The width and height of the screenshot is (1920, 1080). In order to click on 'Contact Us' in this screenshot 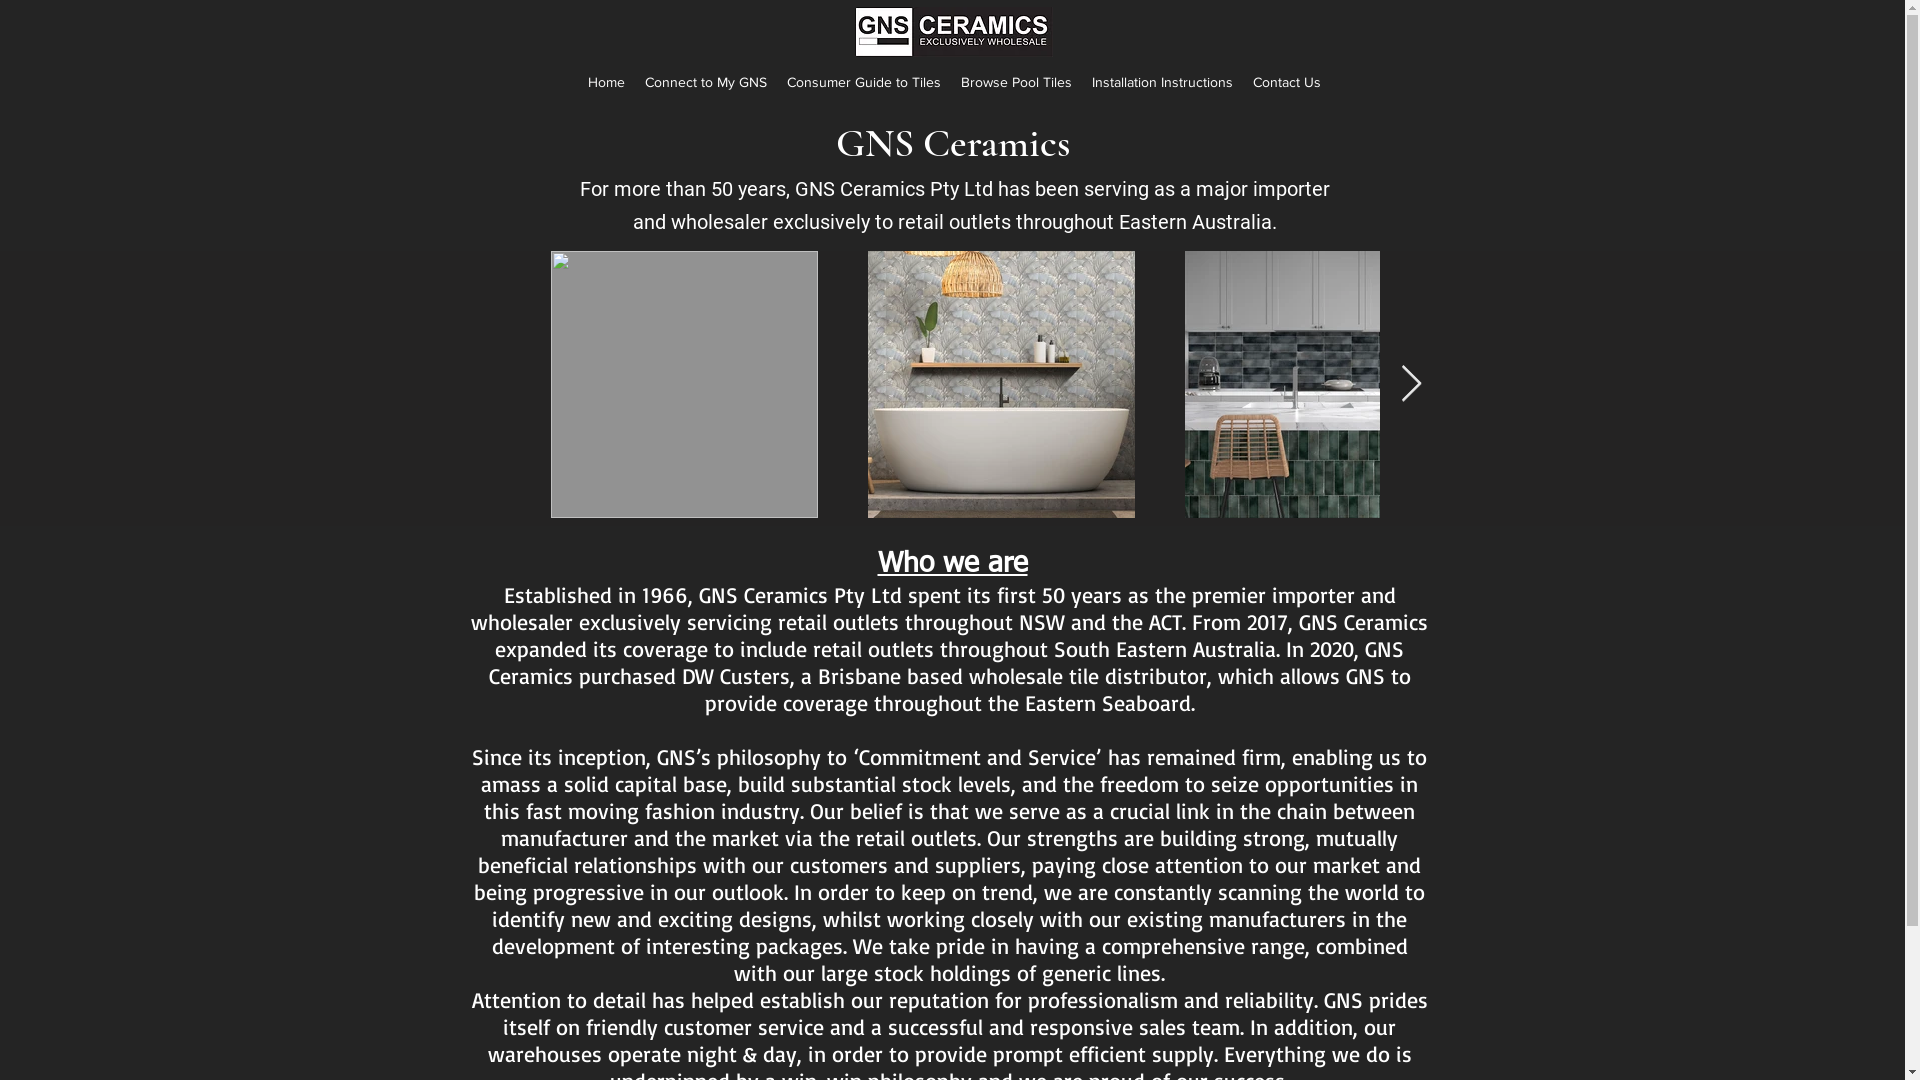, I will do `click(1286, 80)`.